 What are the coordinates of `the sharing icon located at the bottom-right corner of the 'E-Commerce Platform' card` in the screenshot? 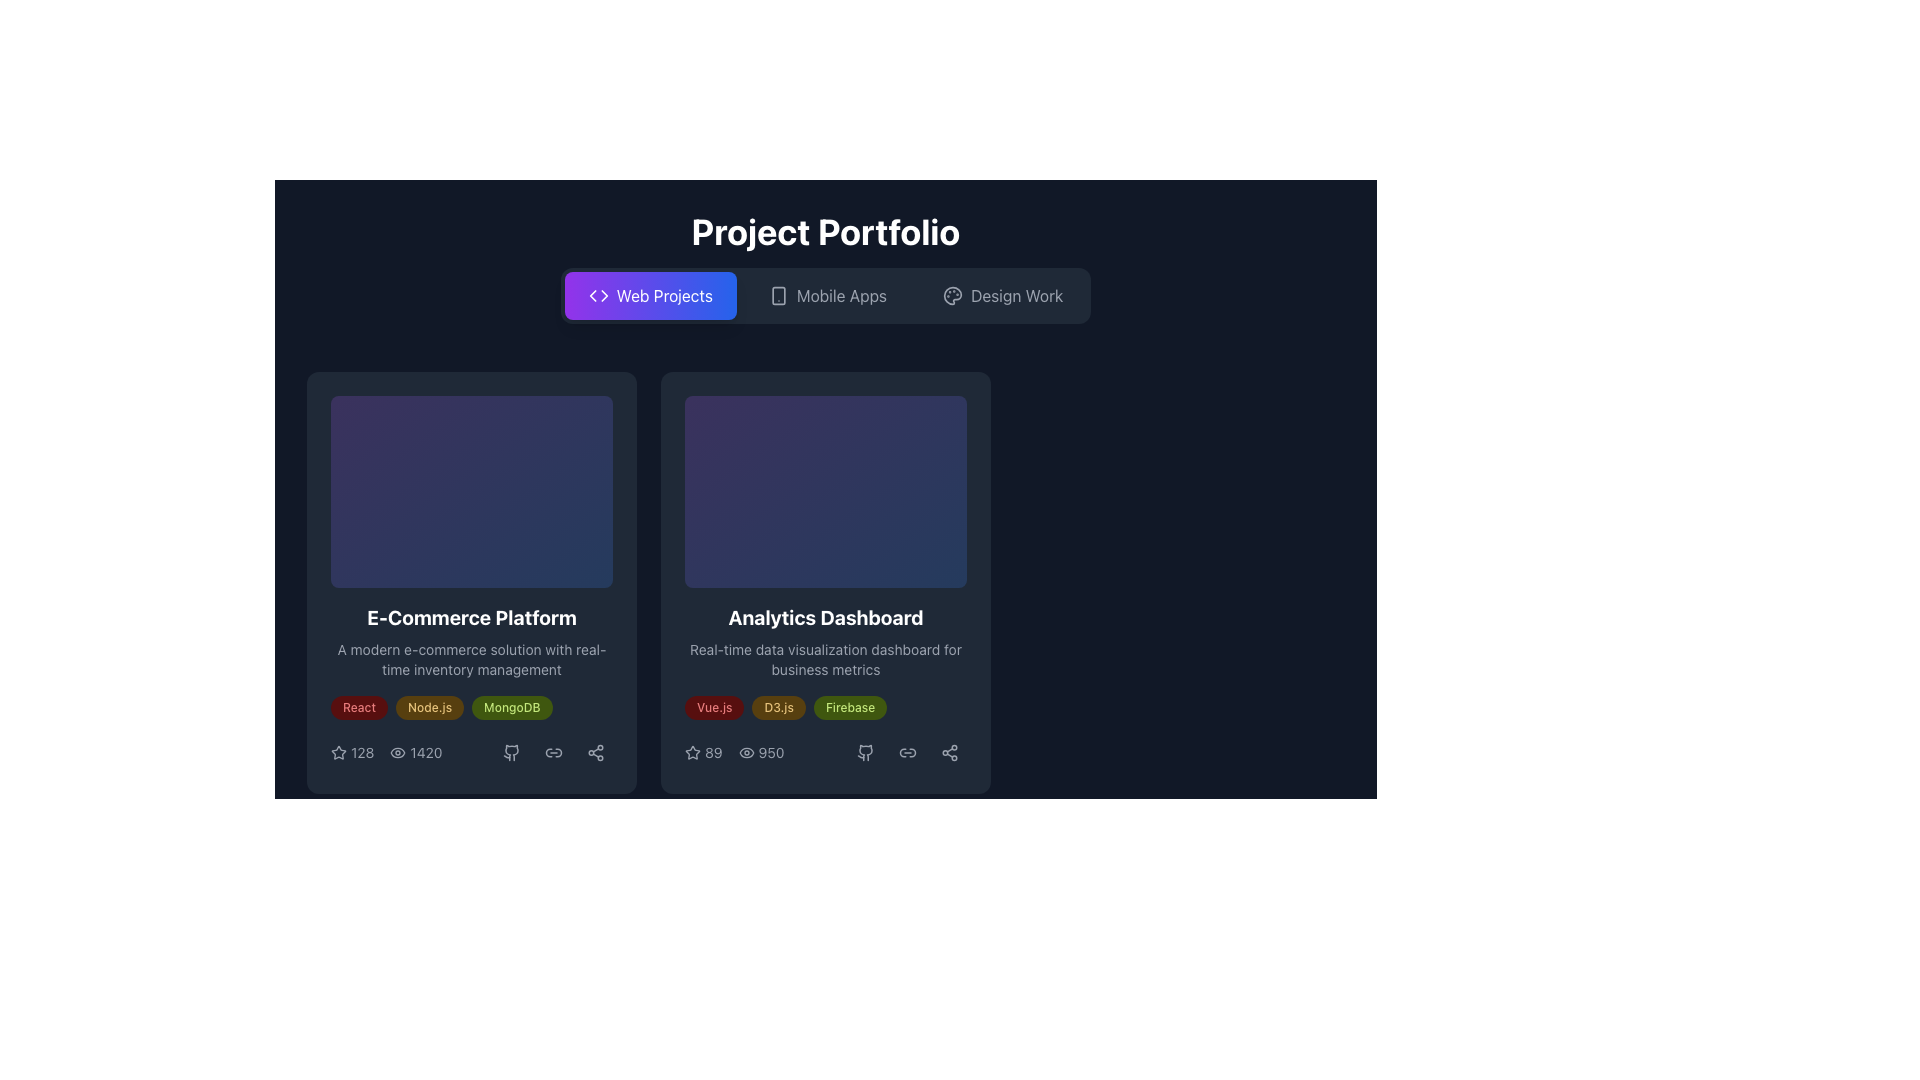 It's located at (594, 752).